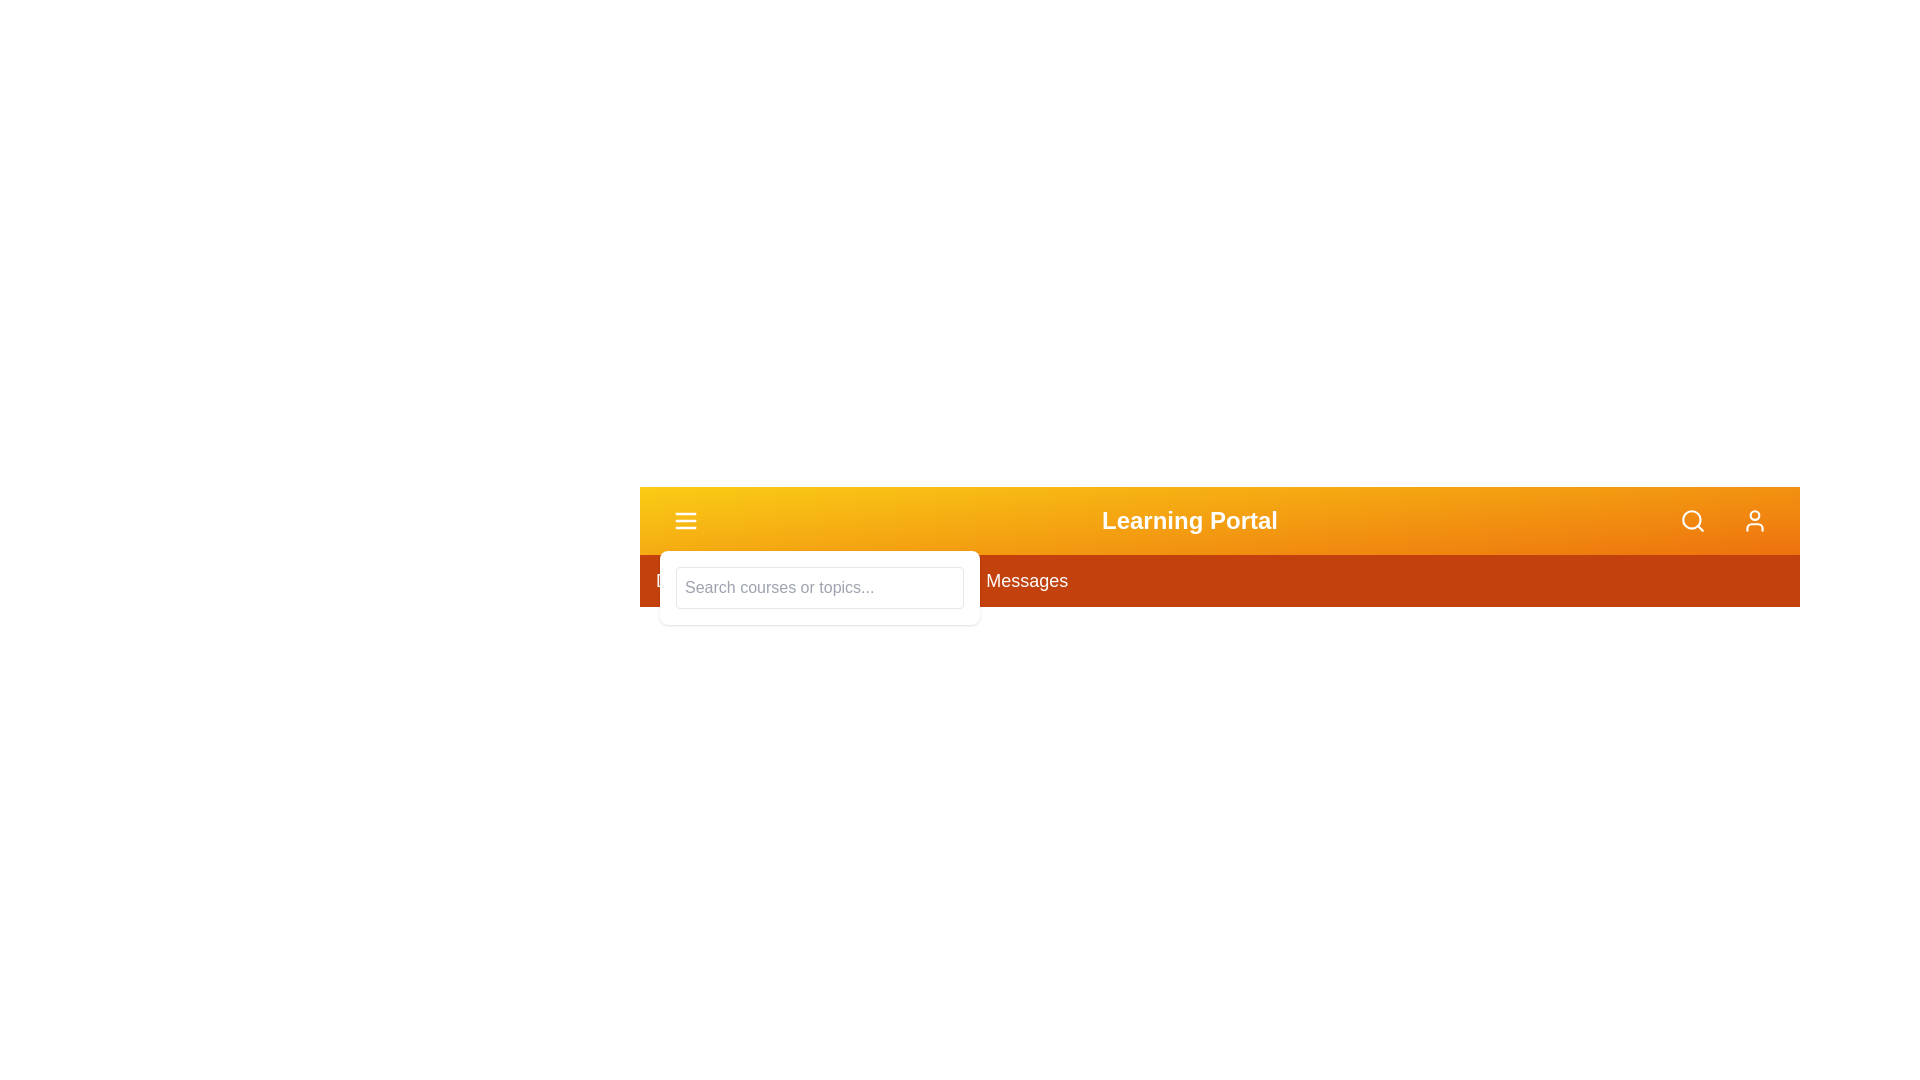 This screenshot has height=1080, width=1920. What do you see at coordinates (1027, 581) in the screenshot?
I see `the menu item Messages to navigate to the corresponding section` at bounding box center [1027, 581].